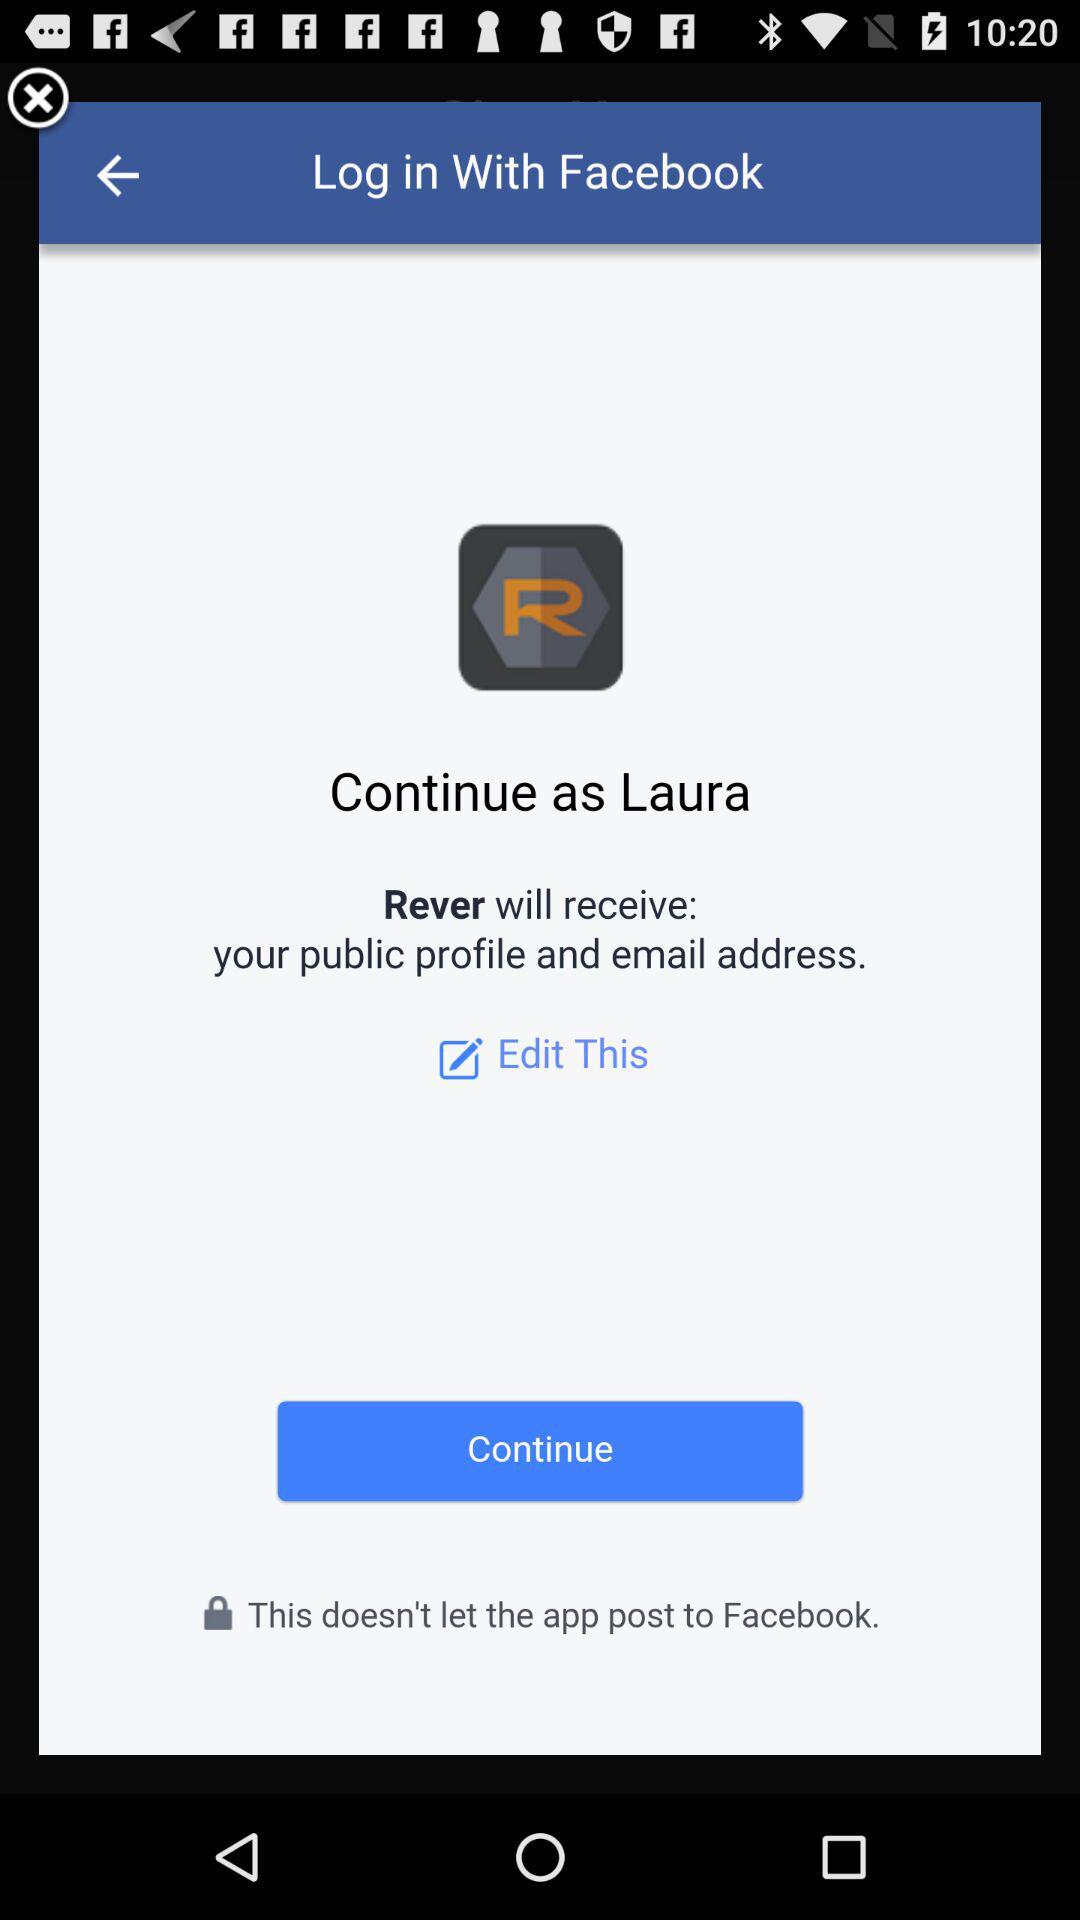 The width and height of the screenshot is (1080, 1920). I want to click on x, so click(38, 100).